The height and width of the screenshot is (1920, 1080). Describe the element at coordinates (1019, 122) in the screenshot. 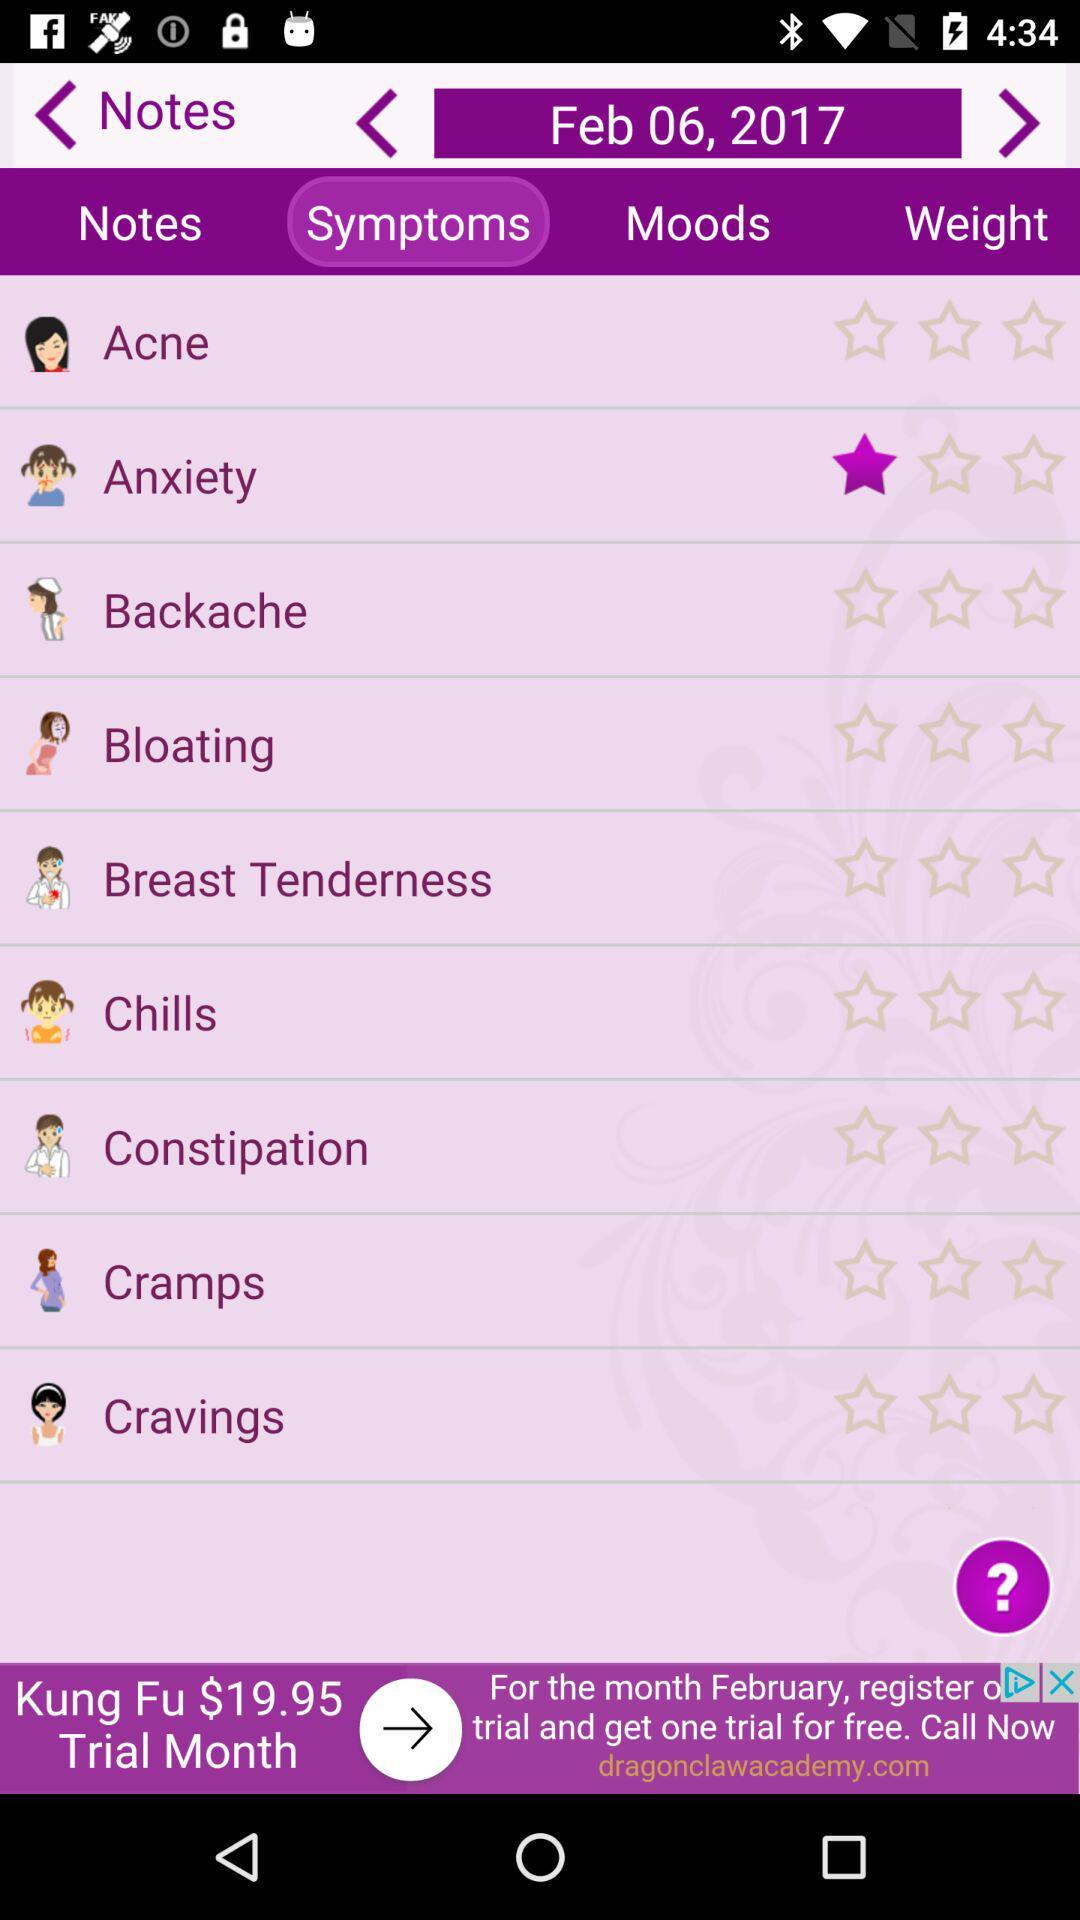

I see `next arrow` at that location.